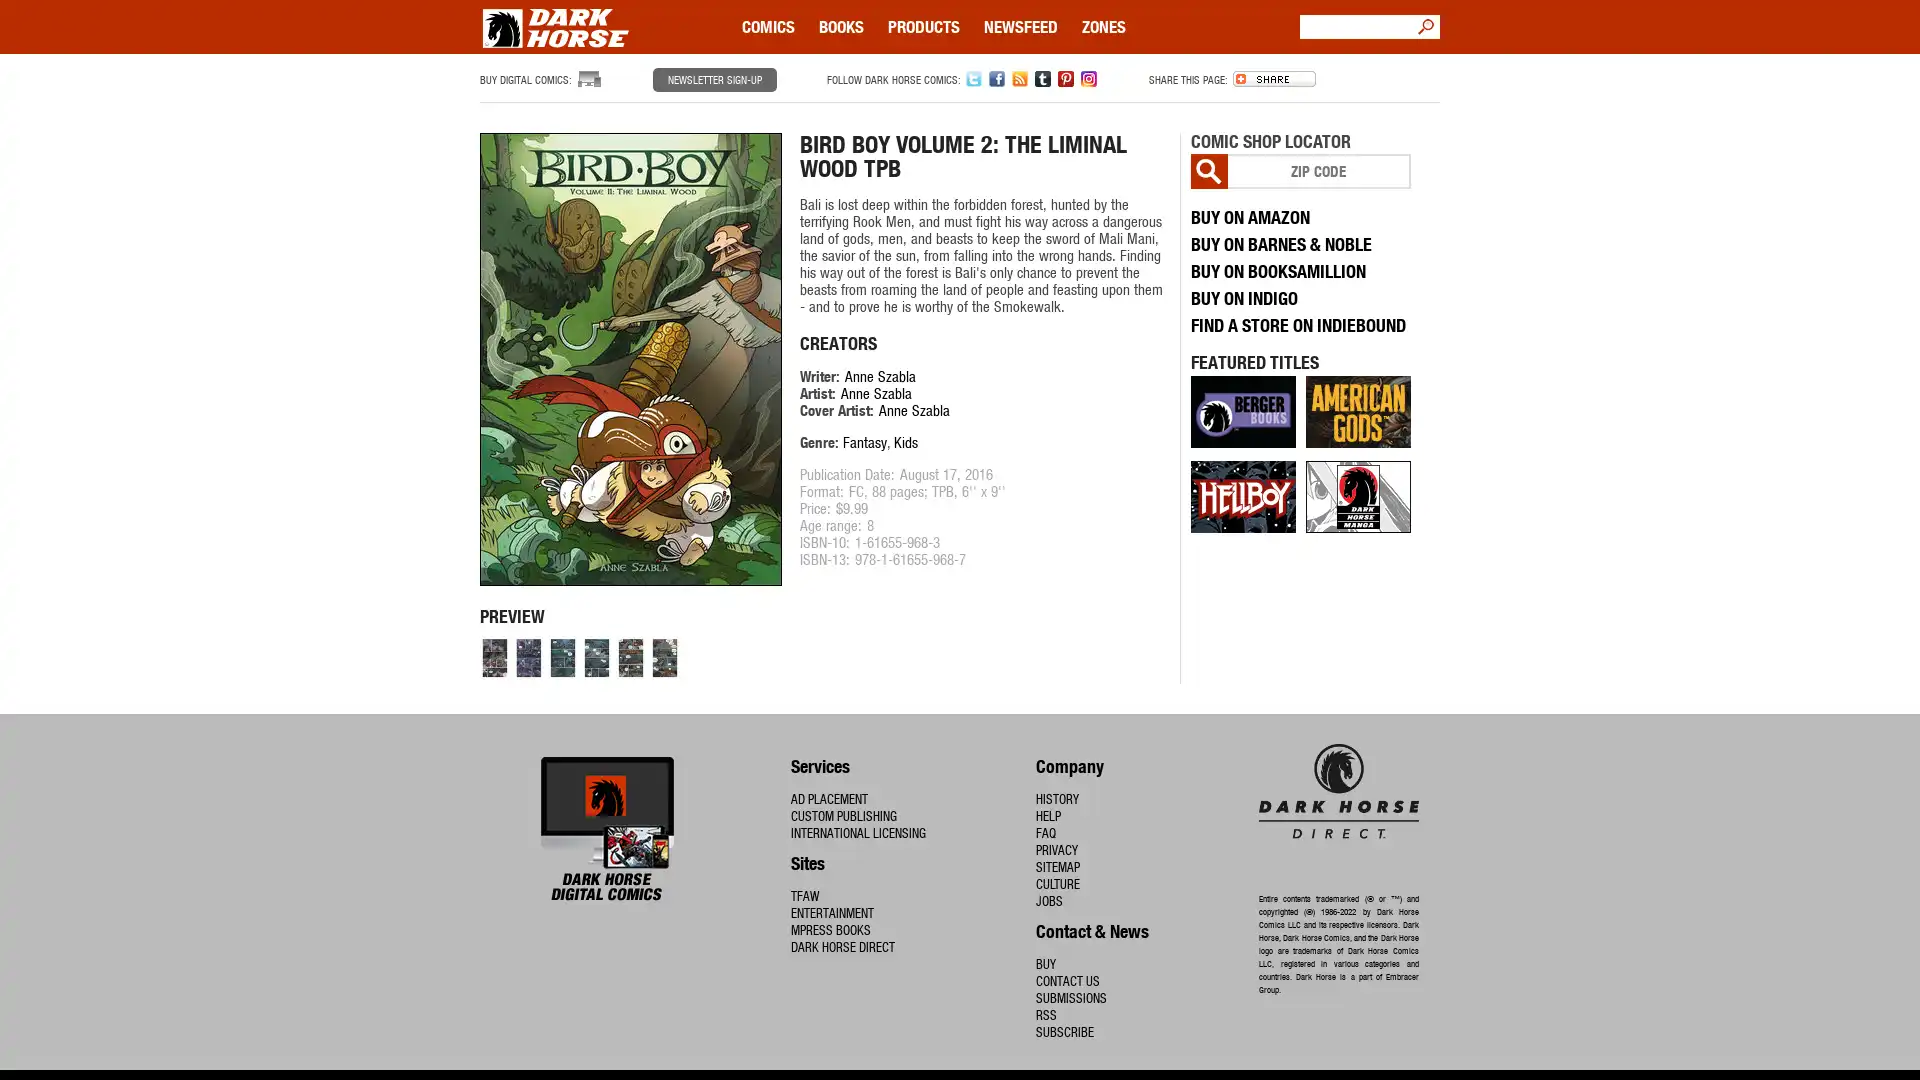  What do you see at coordinates (1208, 169) in the screenshot?
I see `Go` at bounding box center [1208, 169].